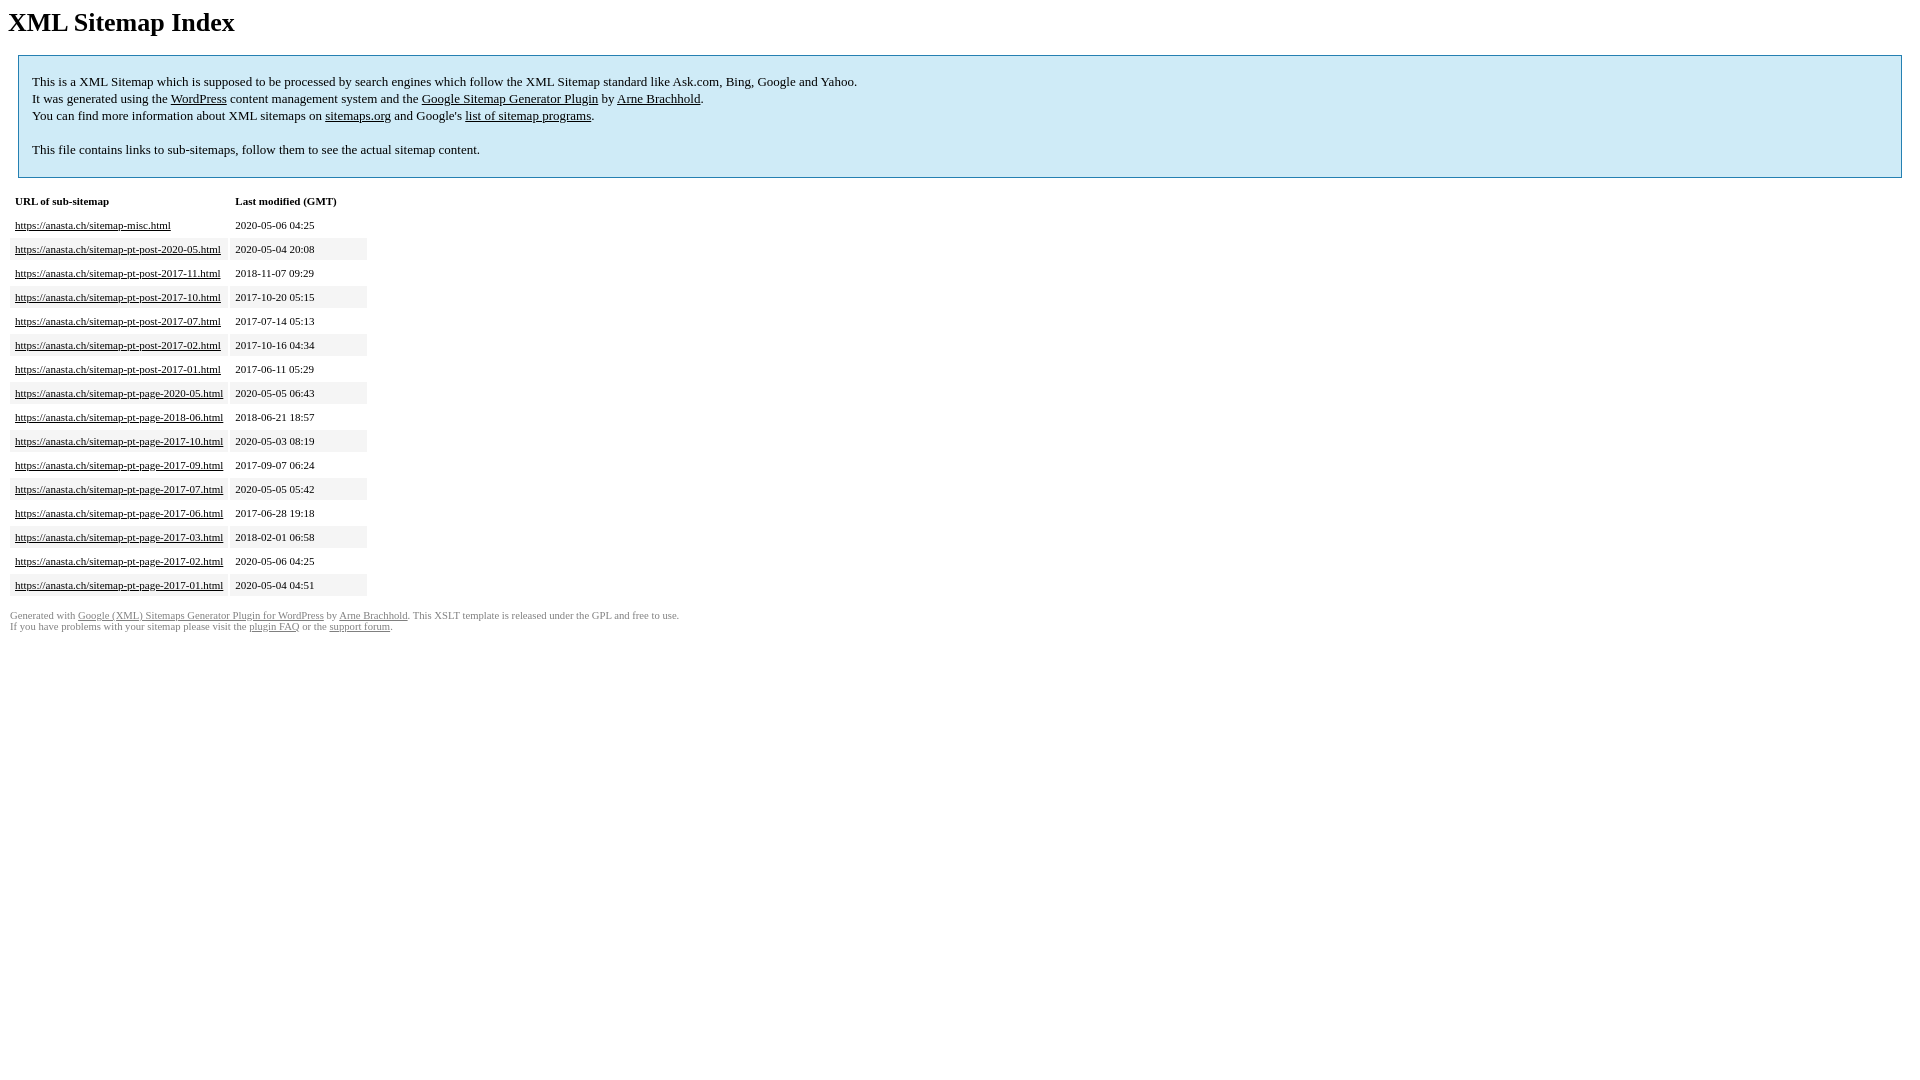 Image resolution: width=1920 pixels, height=1080 pixels. What do you see at coordinates (118, 439) in the screenshot?
I see `'https://anasta.ch/sitemap-pt-page-2017-10.html'` at bounding box center [118, 439].